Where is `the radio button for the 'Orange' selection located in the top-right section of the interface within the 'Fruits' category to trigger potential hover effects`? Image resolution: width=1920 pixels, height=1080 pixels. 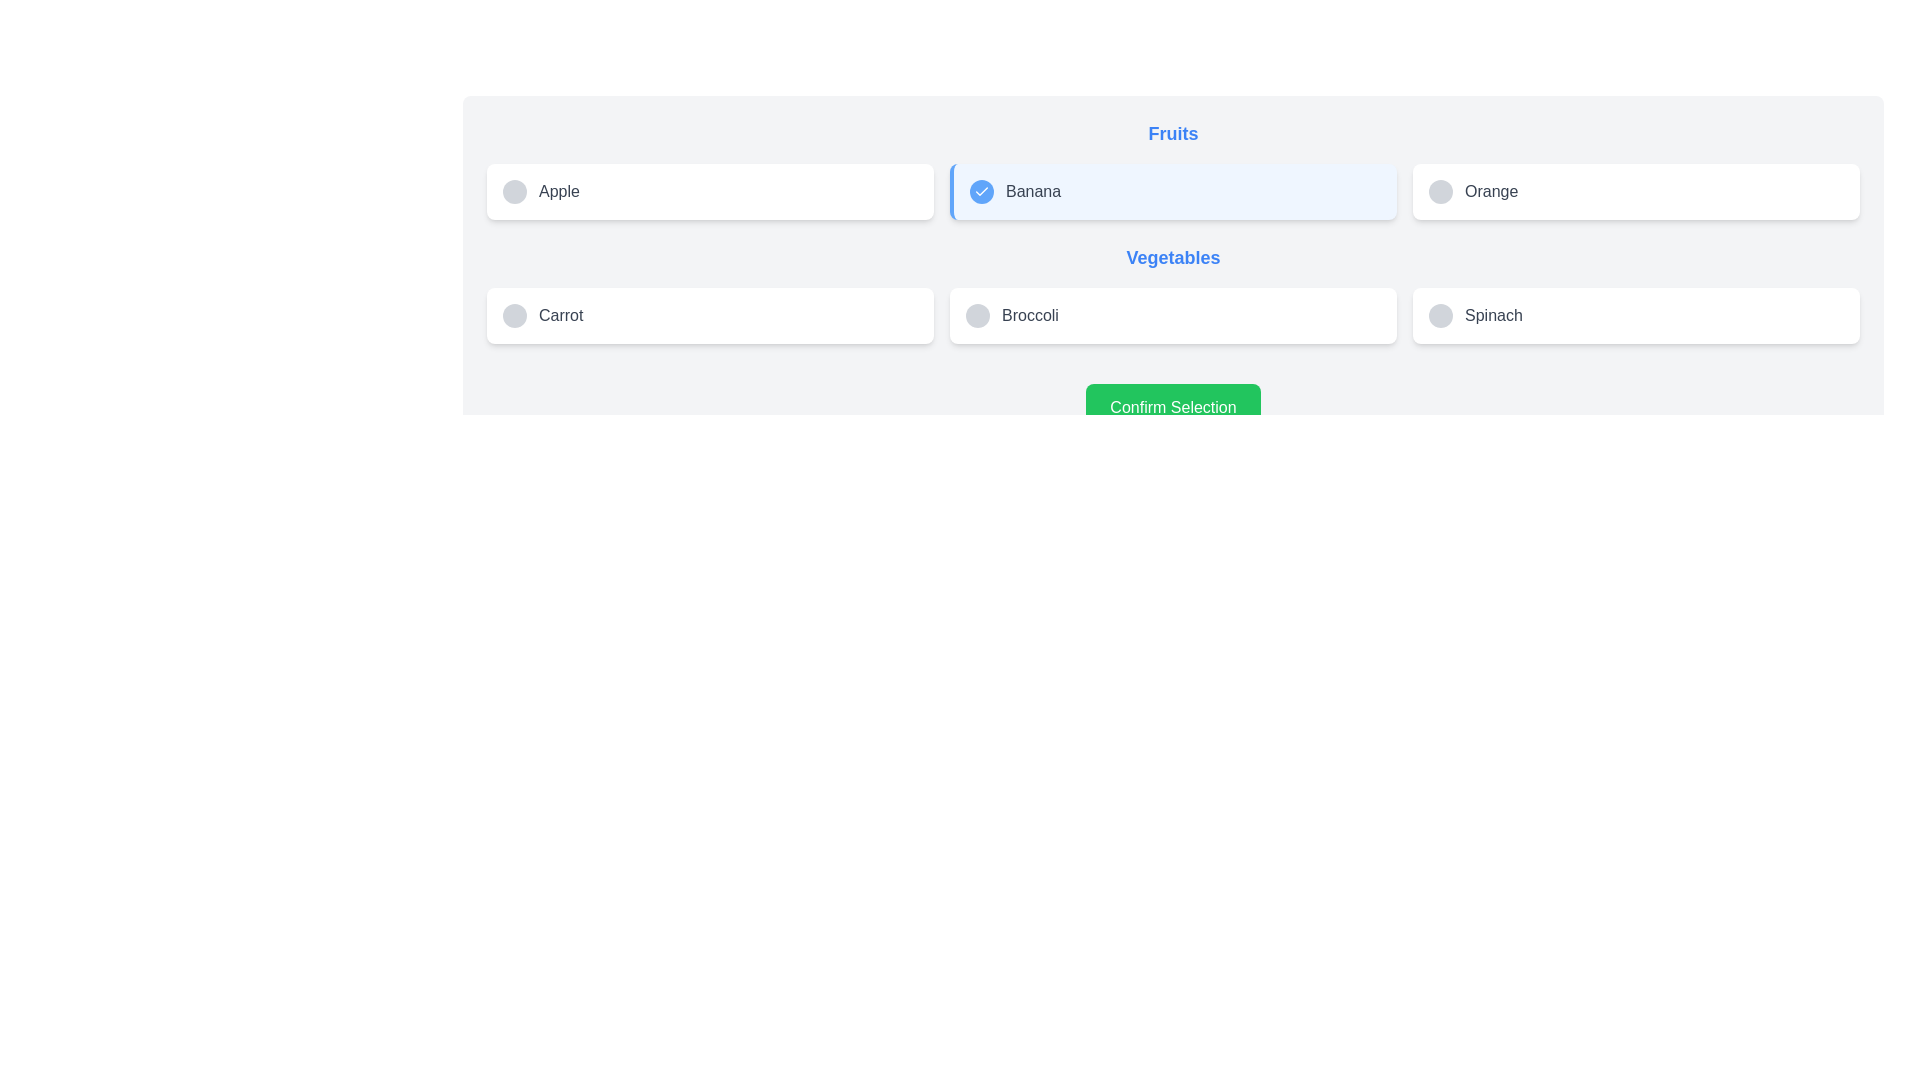
the radio button for the 'Orange' selection located in the top-right section of the interface within the 'Fruits' category to trigger potential hover effects is located at coordinates (1440, 192).